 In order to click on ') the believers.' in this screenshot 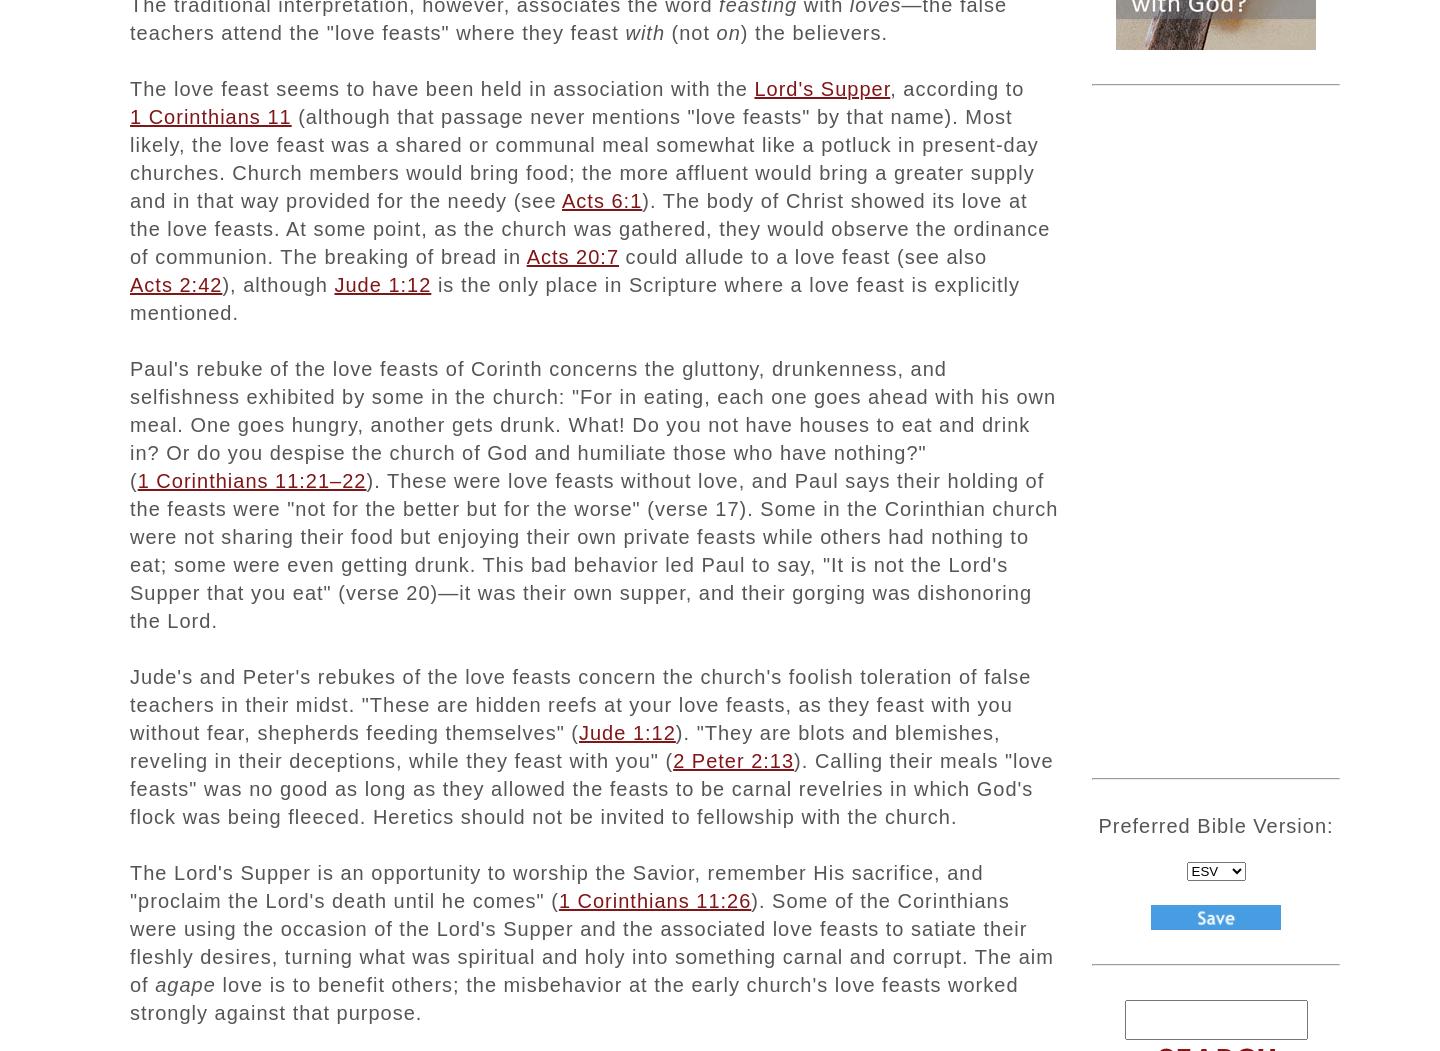, I will do `click(814, 31)`.